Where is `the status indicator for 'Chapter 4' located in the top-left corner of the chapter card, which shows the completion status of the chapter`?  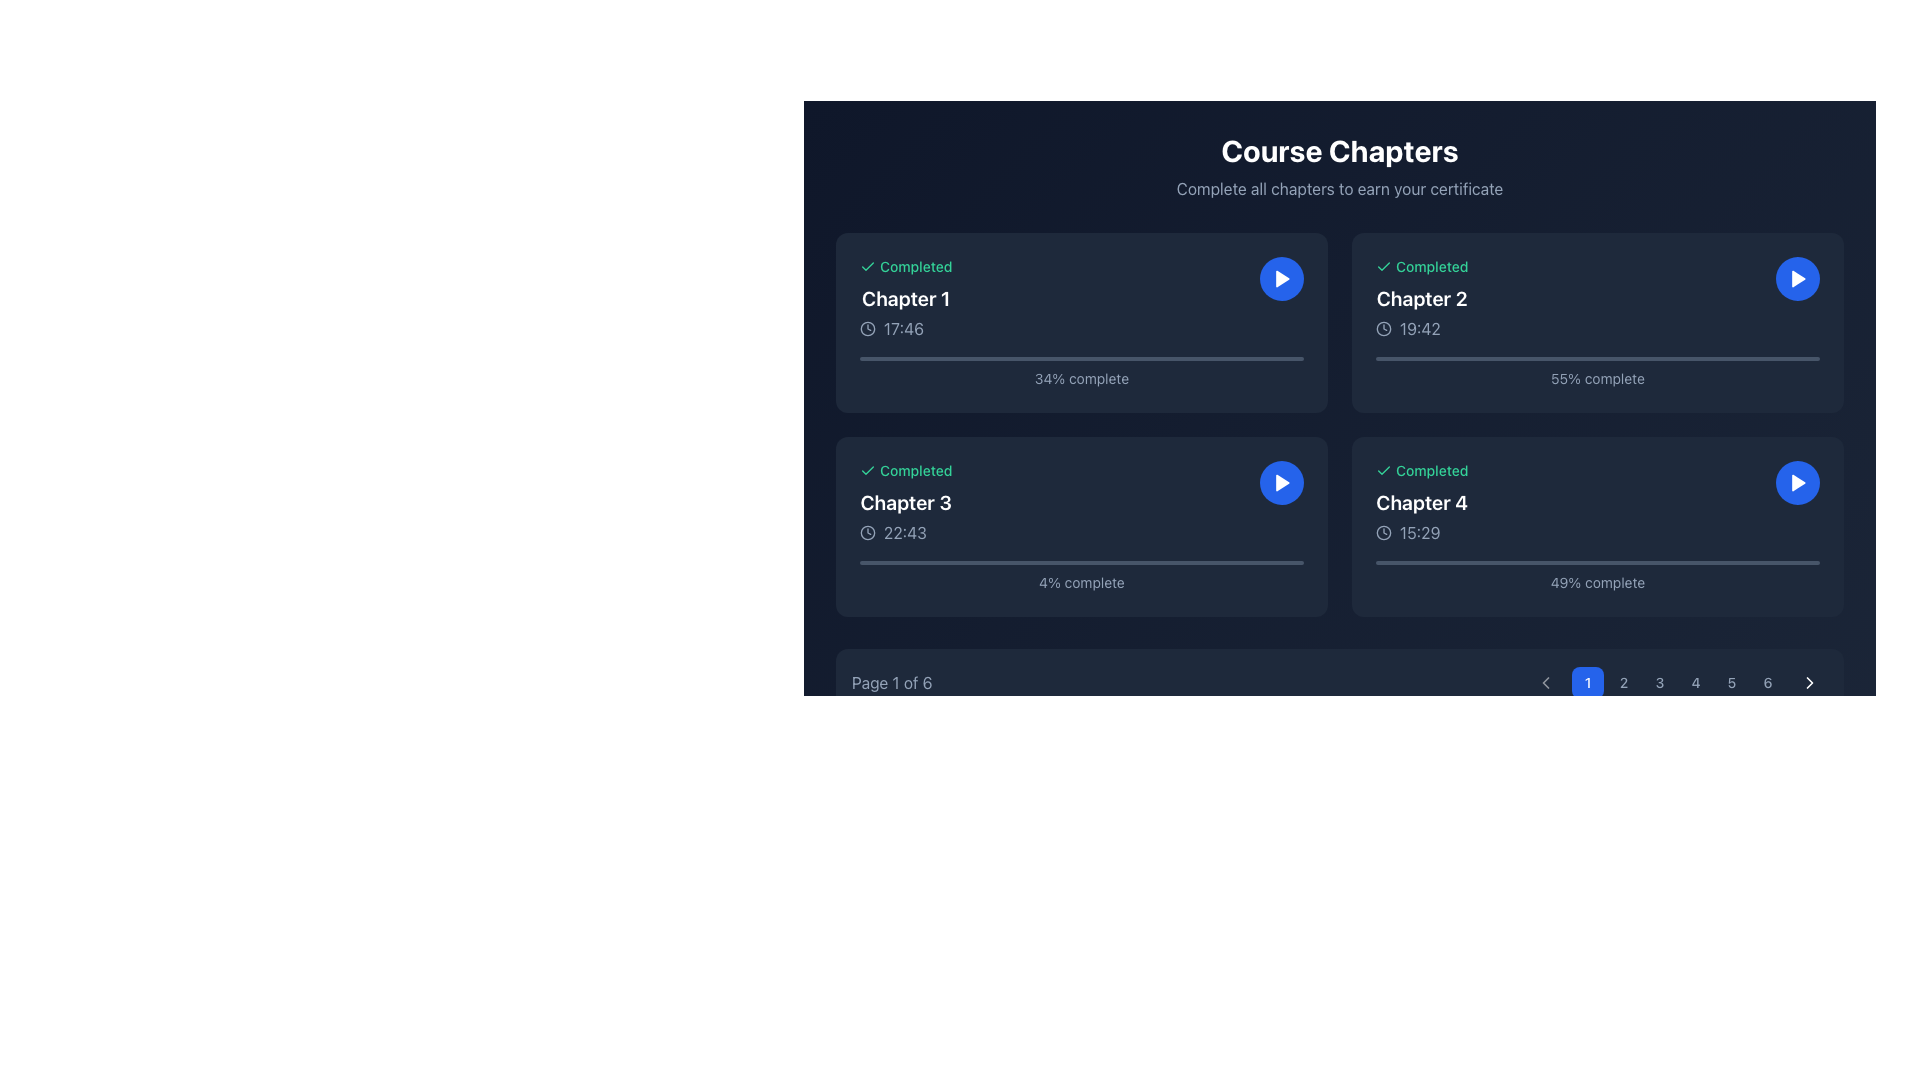 the status indicator for 'Chapter 4' located in the top-left corner of the chapter card, which shows the completion status of the chapter is located at coordinates (1421, 470).